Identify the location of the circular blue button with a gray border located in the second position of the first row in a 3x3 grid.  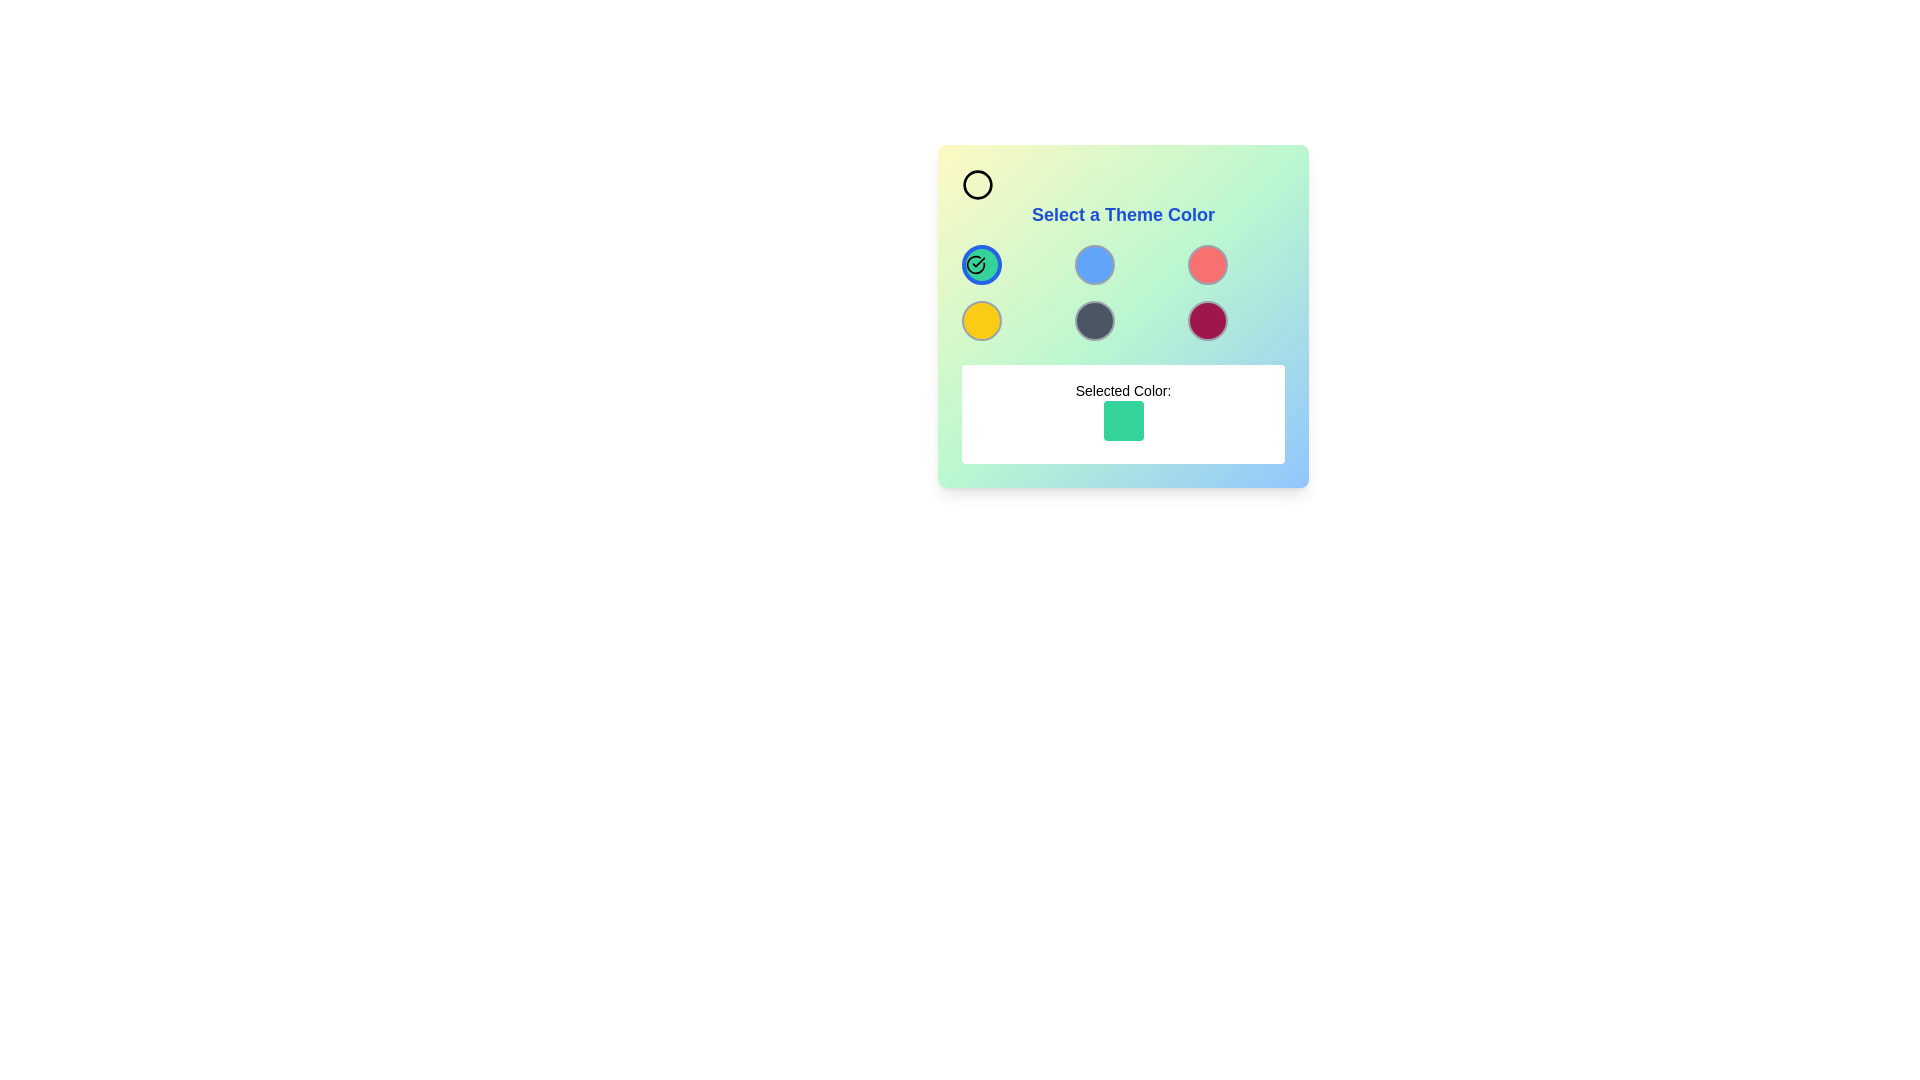
(1093, 264).